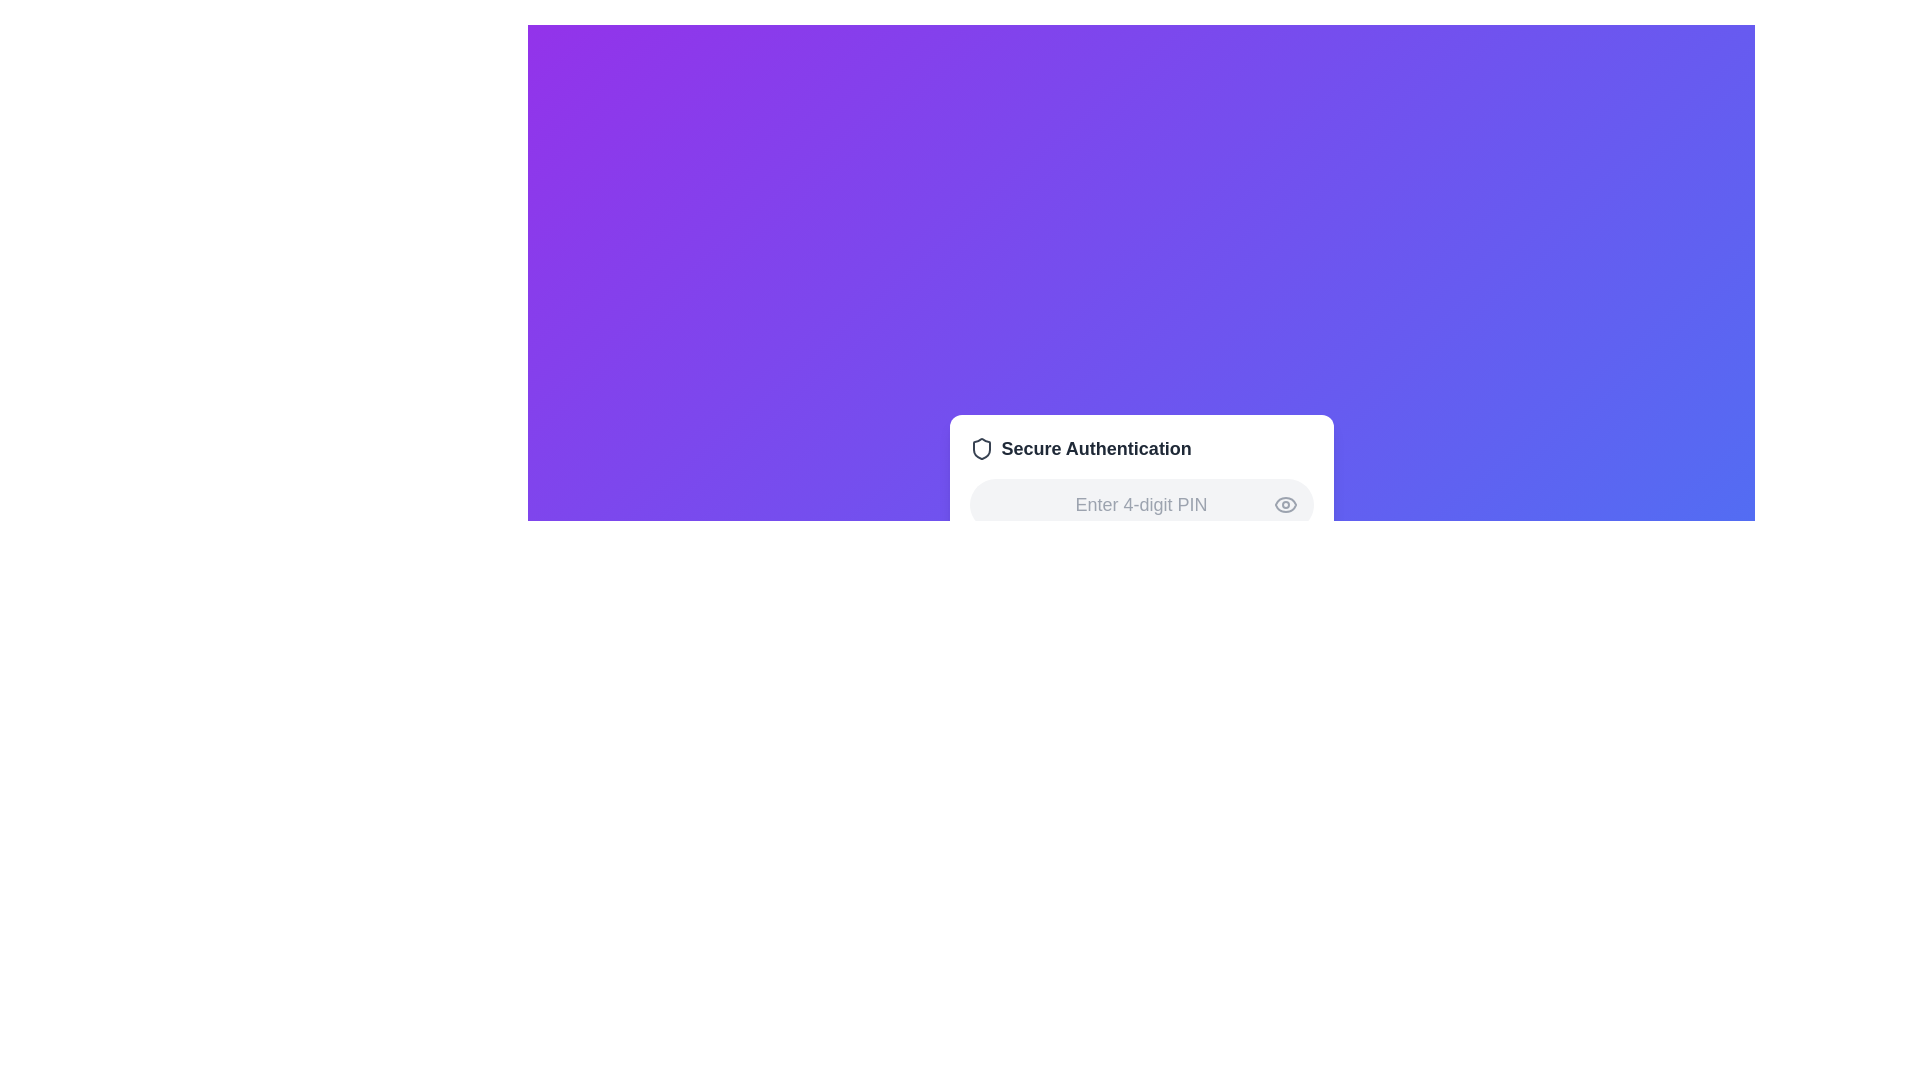 Image resolution: width=1920 pixels, height=1080 pixels. I want to click on the 'How this Text with Icon works' element, which serves as a title indicating the context of secure authentication, located above the 4-digit PIN input section, so click(1141, 447).